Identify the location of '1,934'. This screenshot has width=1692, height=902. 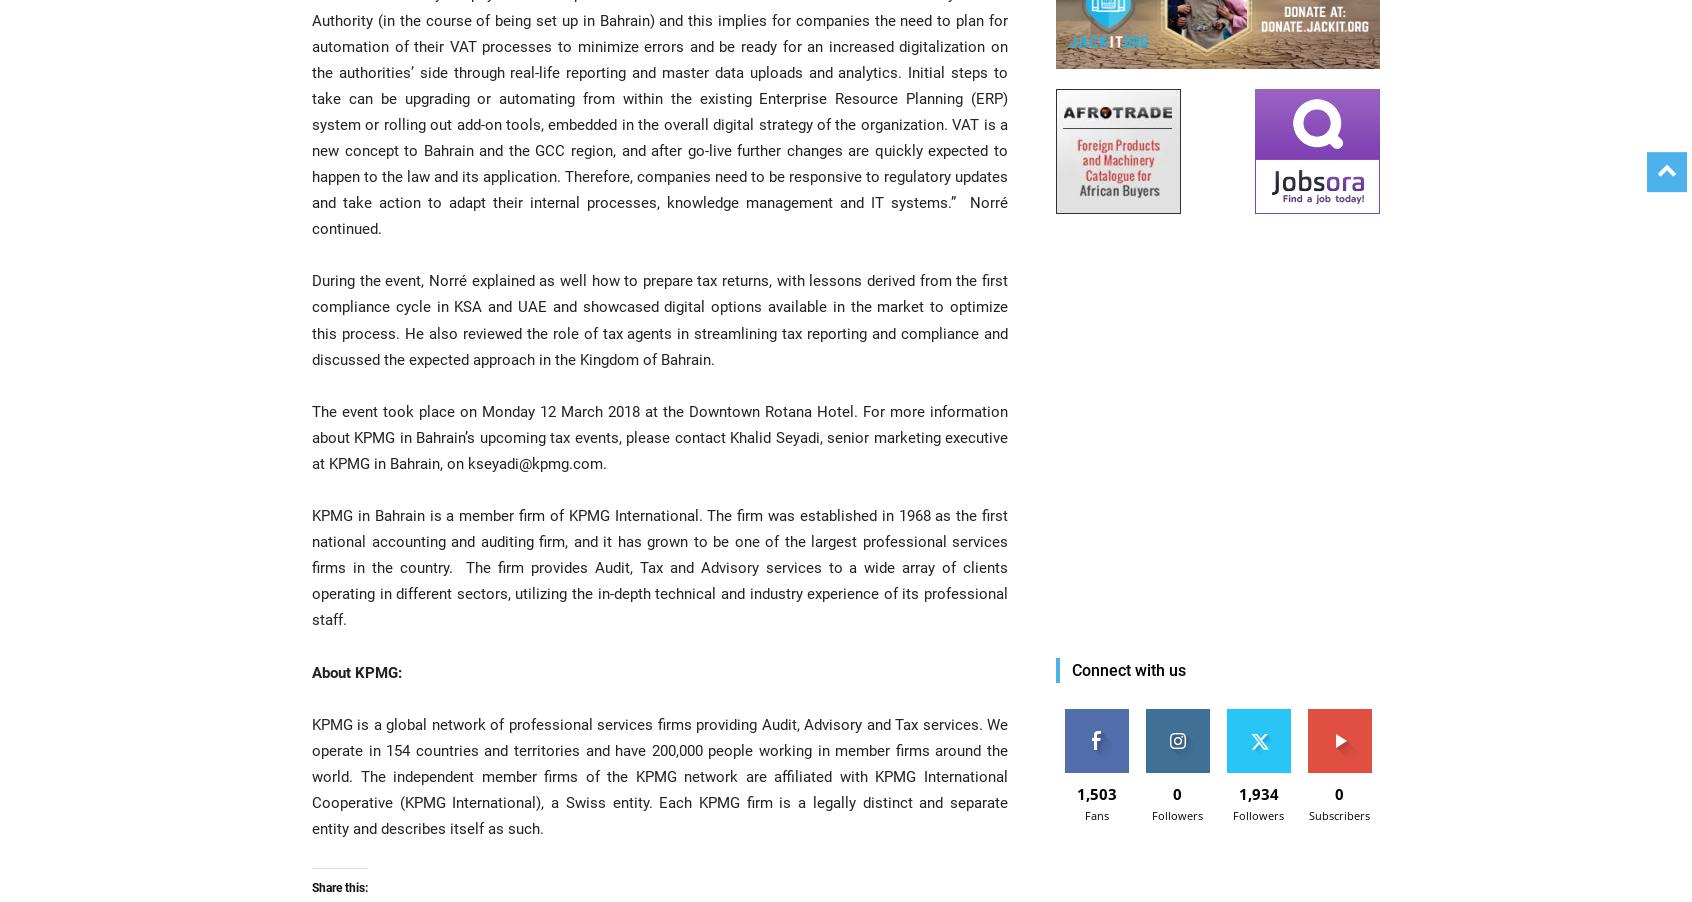
(1258, 793).